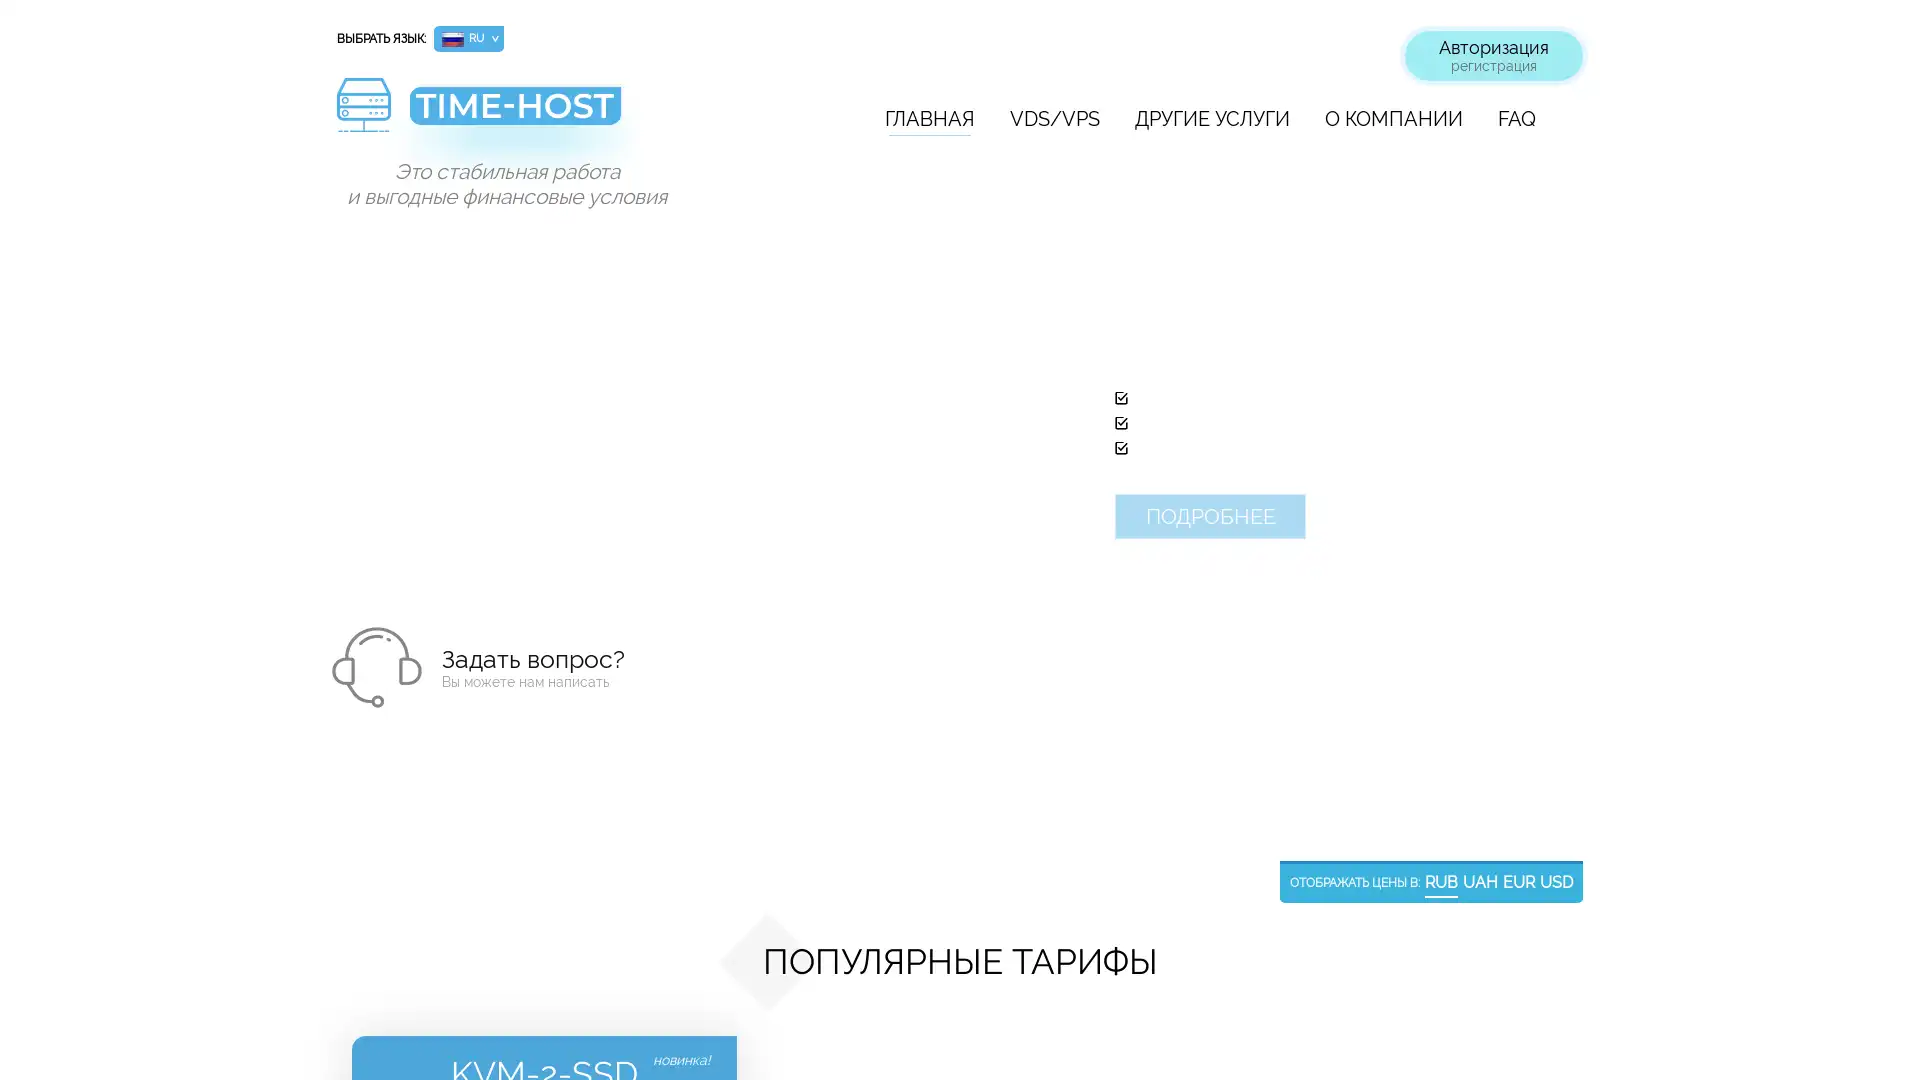 The image size is (1920, 1080). What do you see at coordinates (468, 91) in the screenshot?
I see `de DE` at bounding box center [468, 91].